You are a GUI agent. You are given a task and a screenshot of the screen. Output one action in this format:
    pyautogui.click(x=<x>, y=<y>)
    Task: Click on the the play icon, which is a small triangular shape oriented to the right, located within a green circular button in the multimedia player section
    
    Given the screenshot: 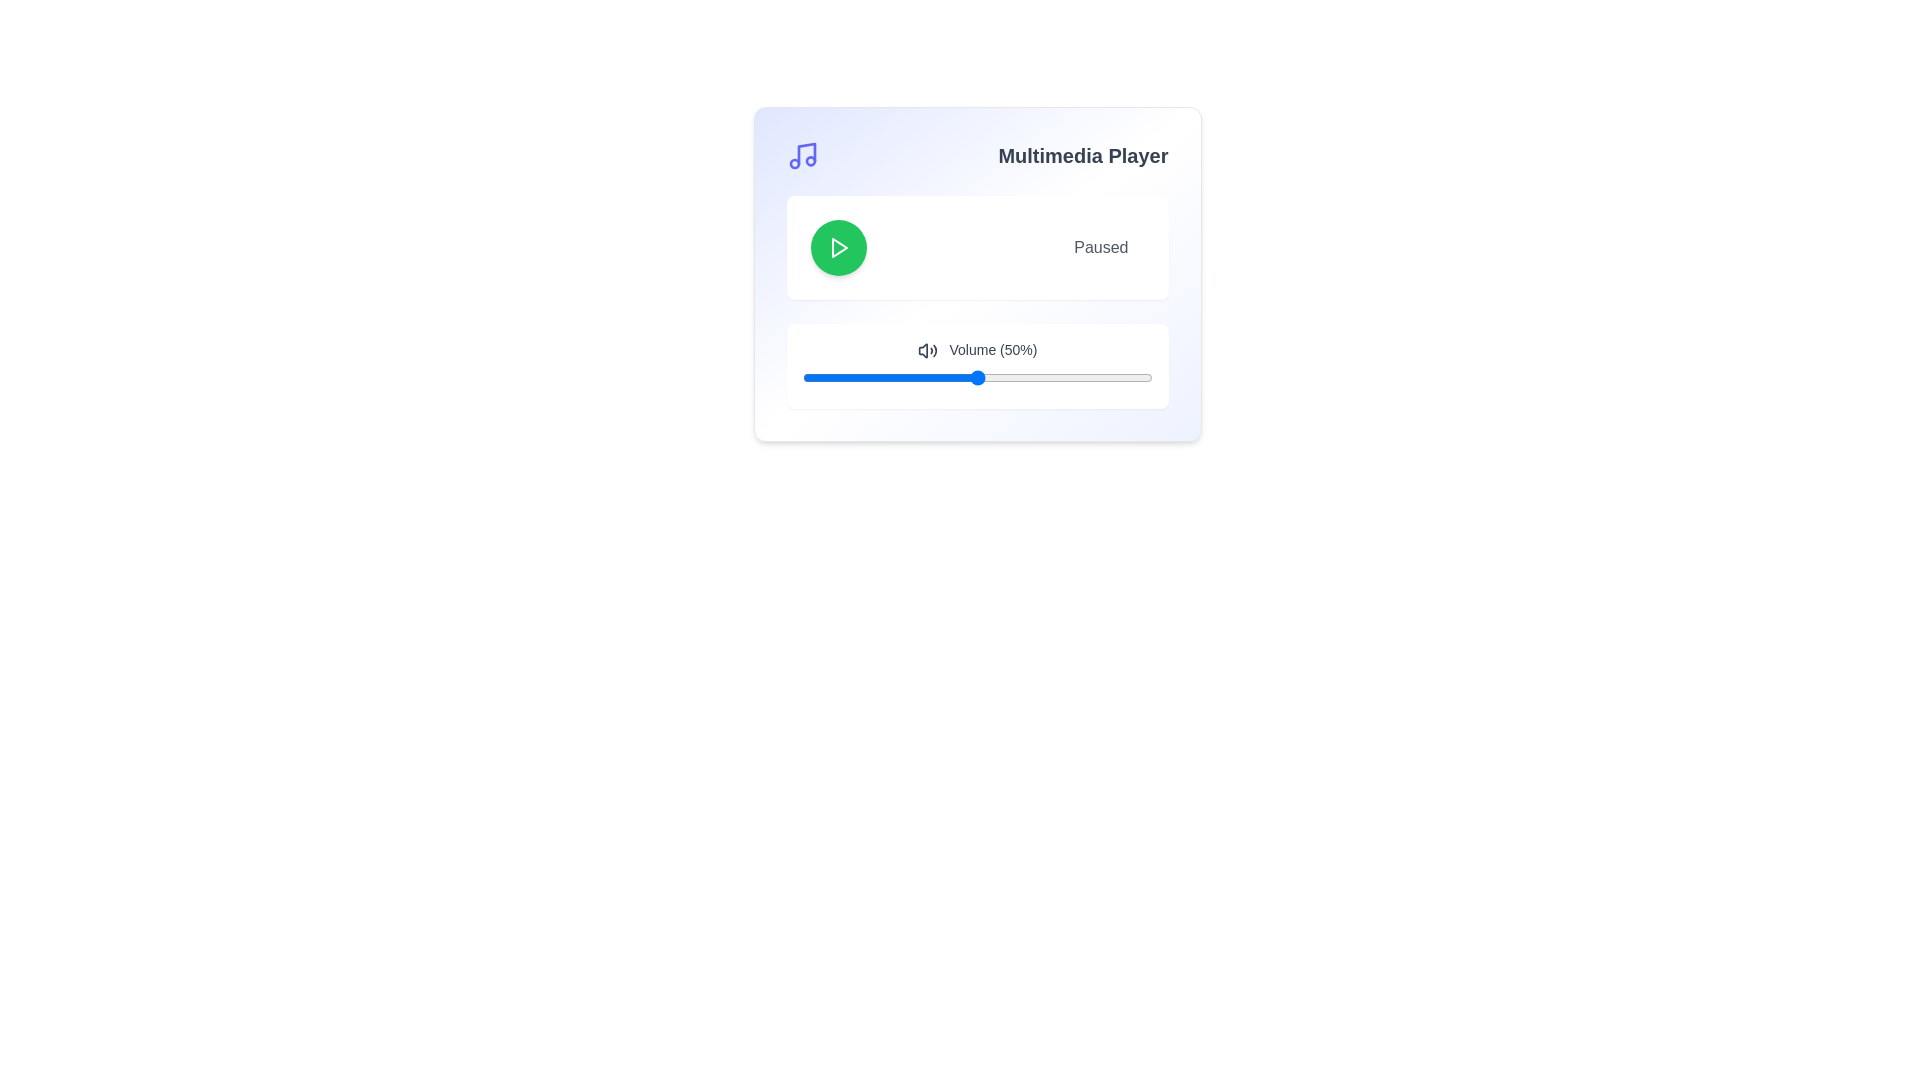 What is the action you would take?
    pyautogui.click(x=839, y=246)
    